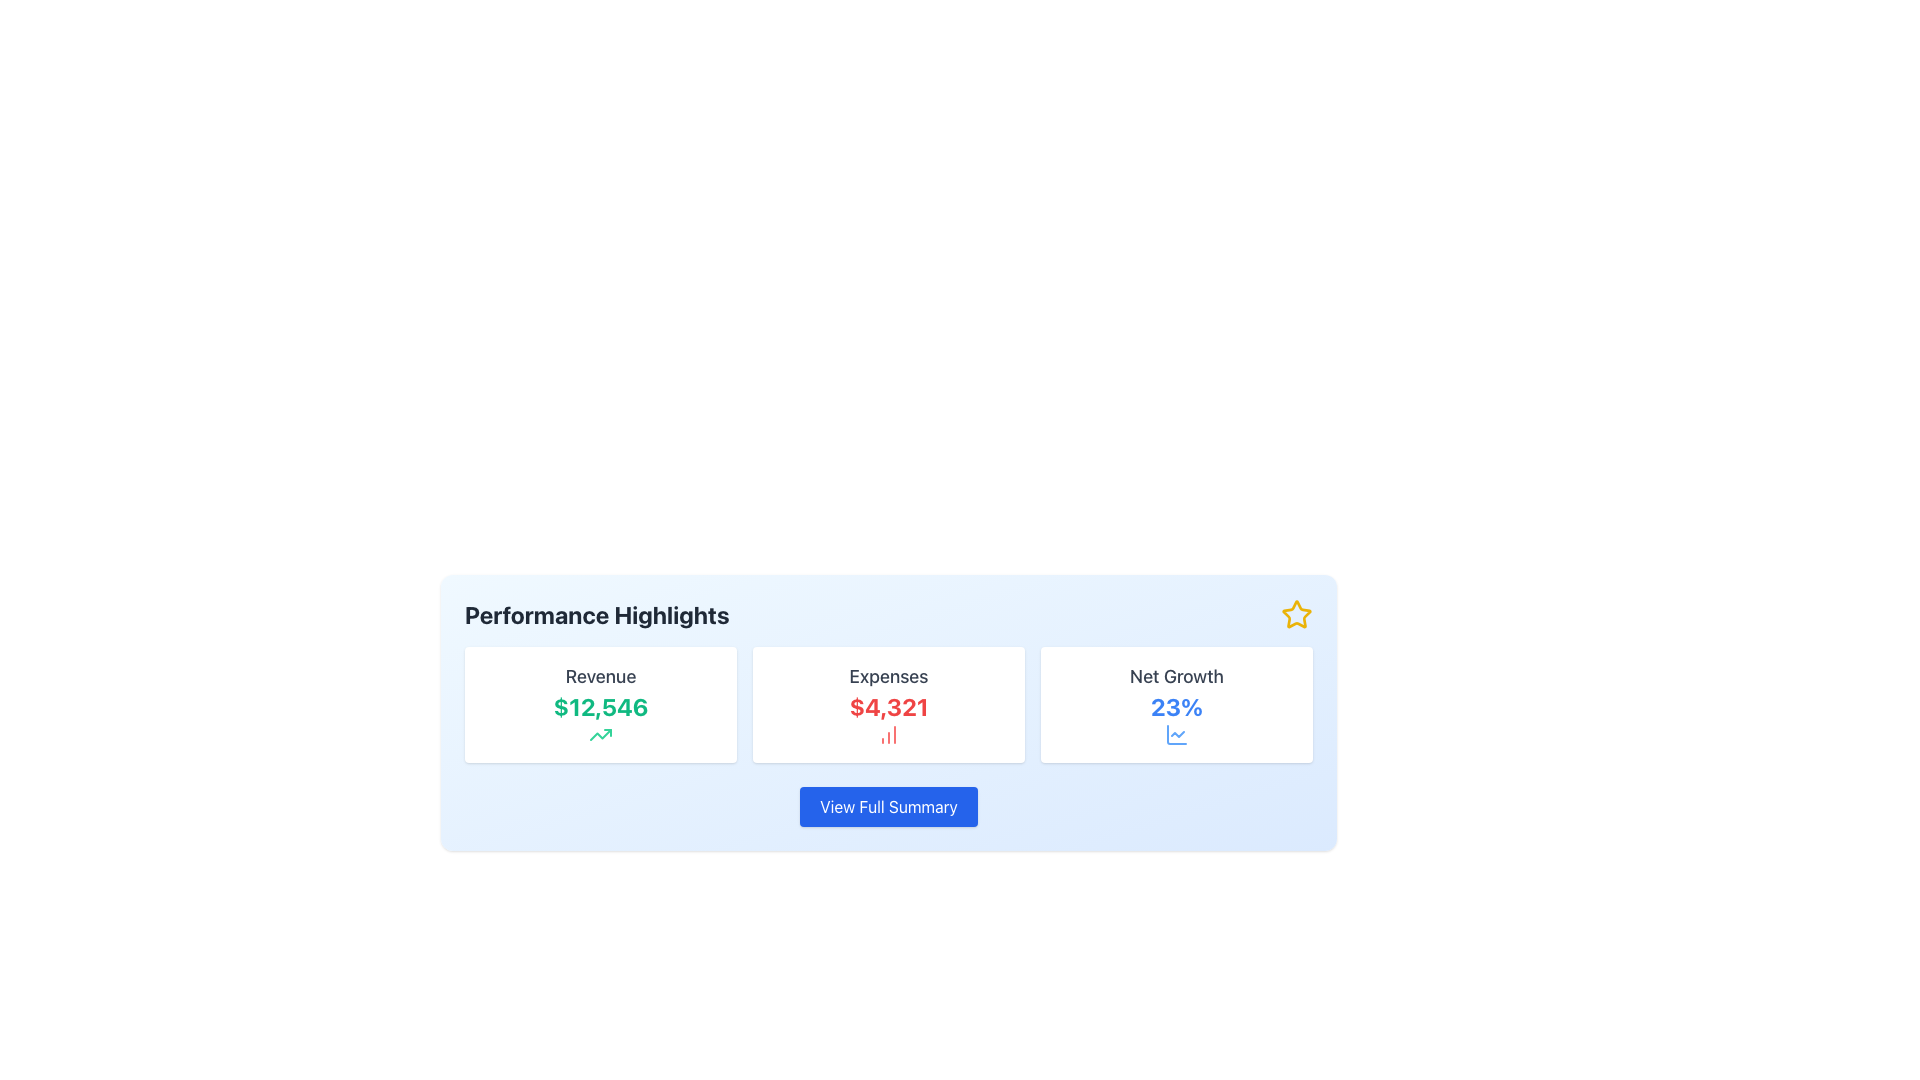  What do you see at coordinates (1296, 613) in the screenshot?
I see `the star-shaped icon with a hollow center and yellow outline located in the top-right corner of the blue panel labeled 'Performance Highlights'` at bounding box center [1296, 613].